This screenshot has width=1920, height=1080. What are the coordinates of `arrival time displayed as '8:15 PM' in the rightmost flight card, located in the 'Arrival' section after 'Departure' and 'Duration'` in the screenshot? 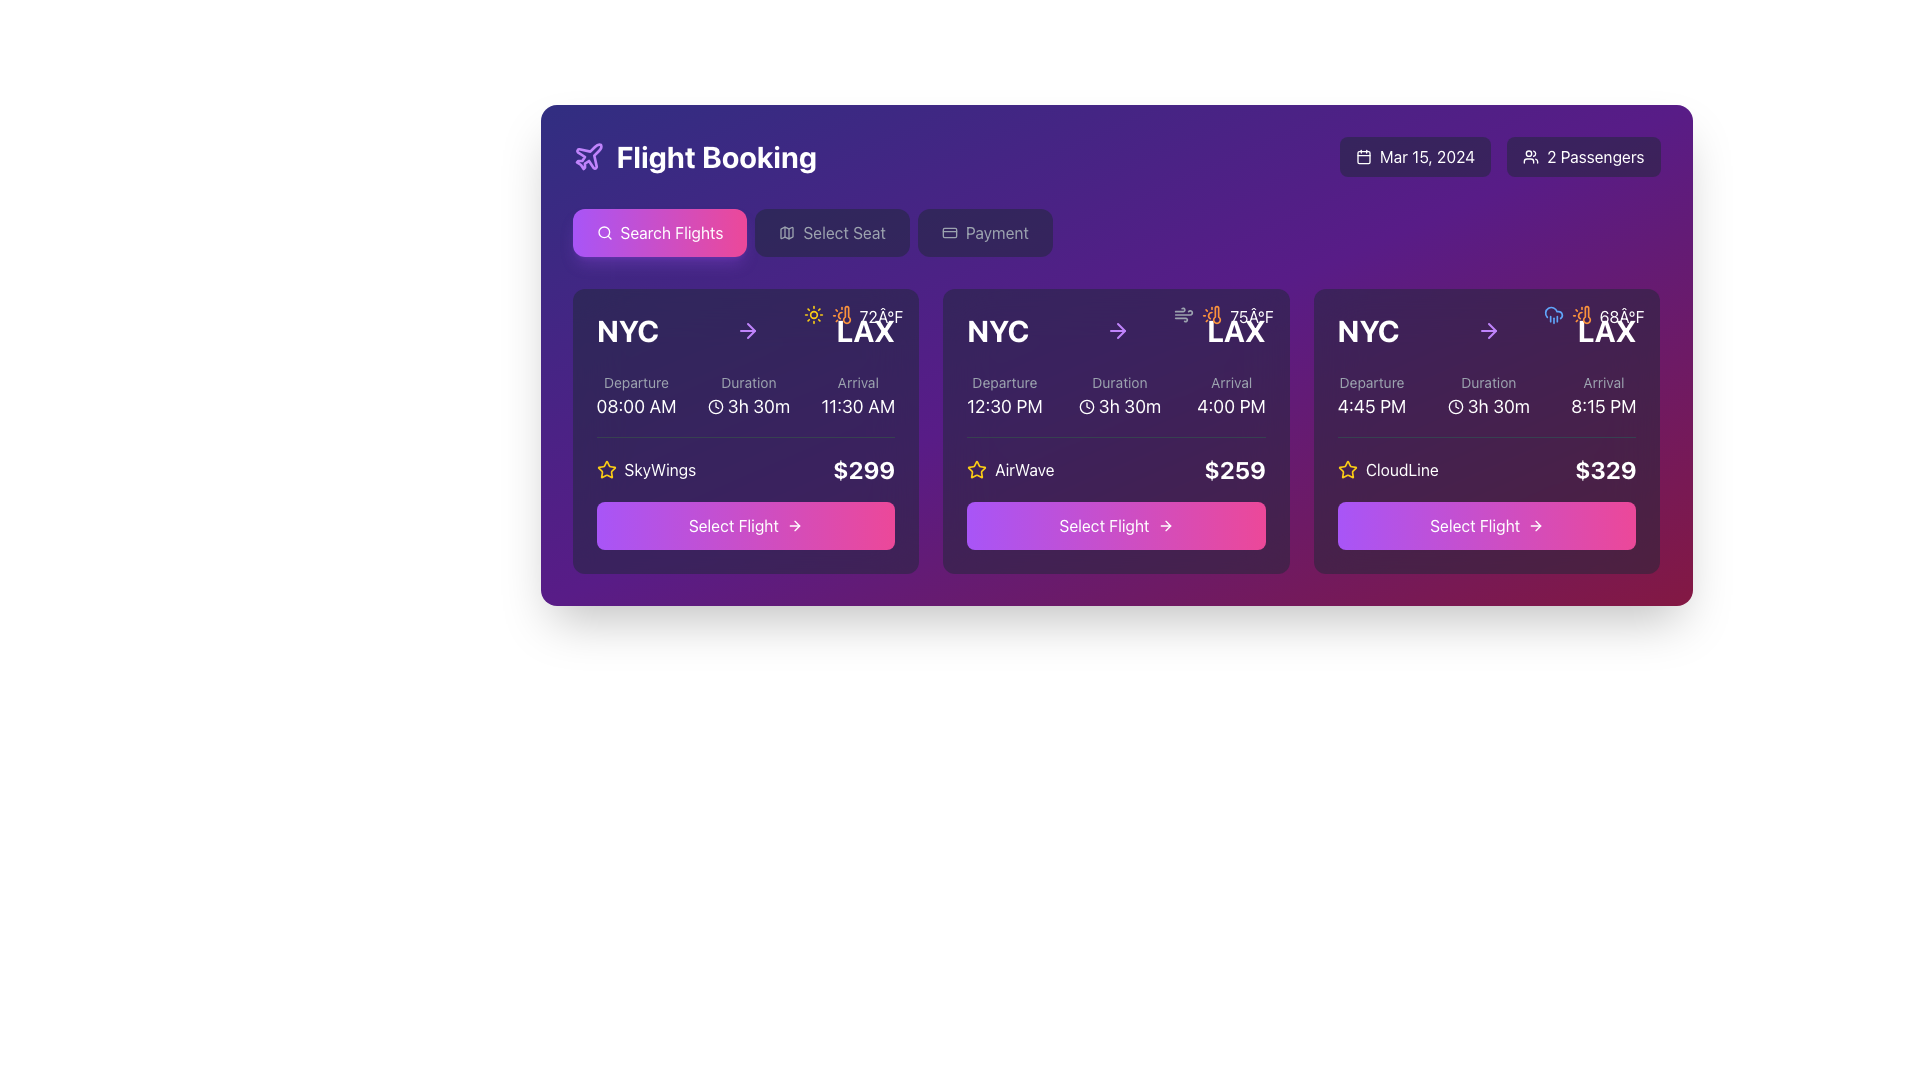 It's located at (1603, 397).